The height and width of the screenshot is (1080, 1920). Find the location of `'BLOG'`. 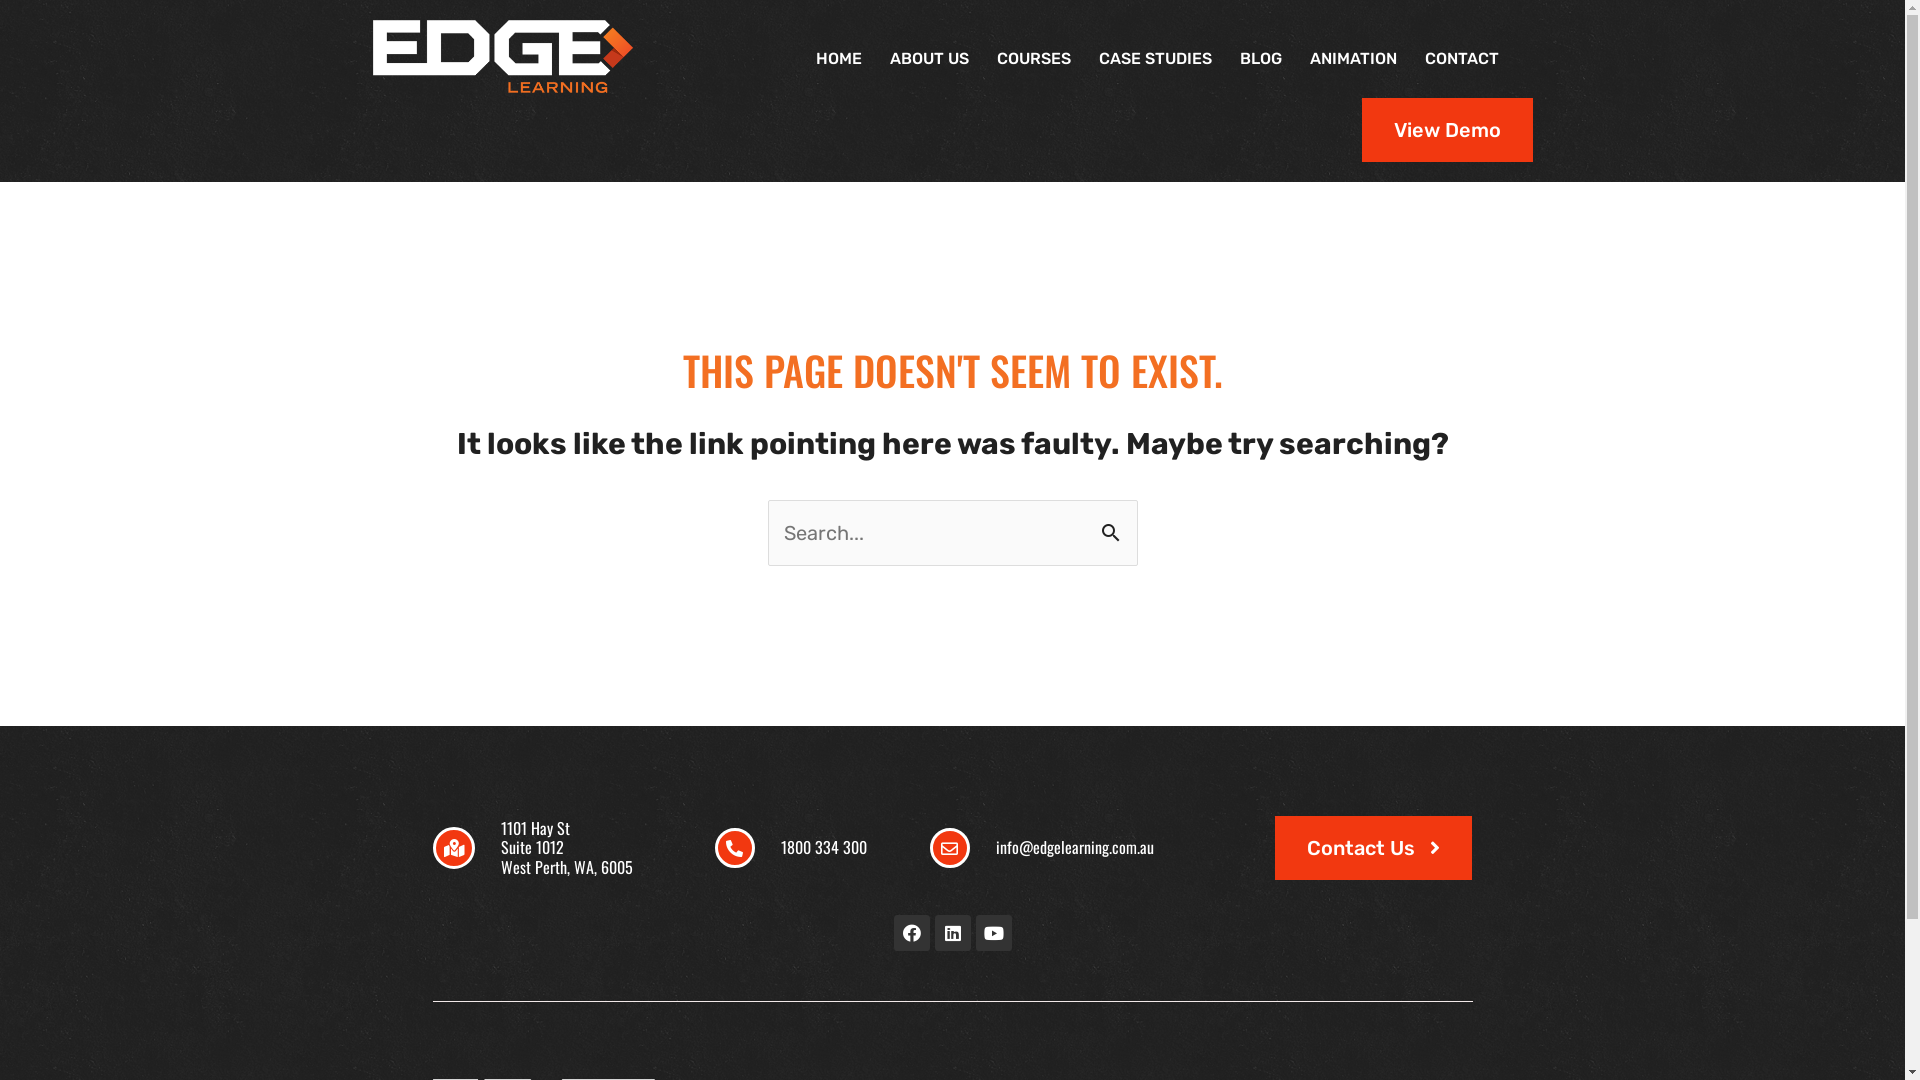

'BLOG' is located at coordinates (1260, 57).